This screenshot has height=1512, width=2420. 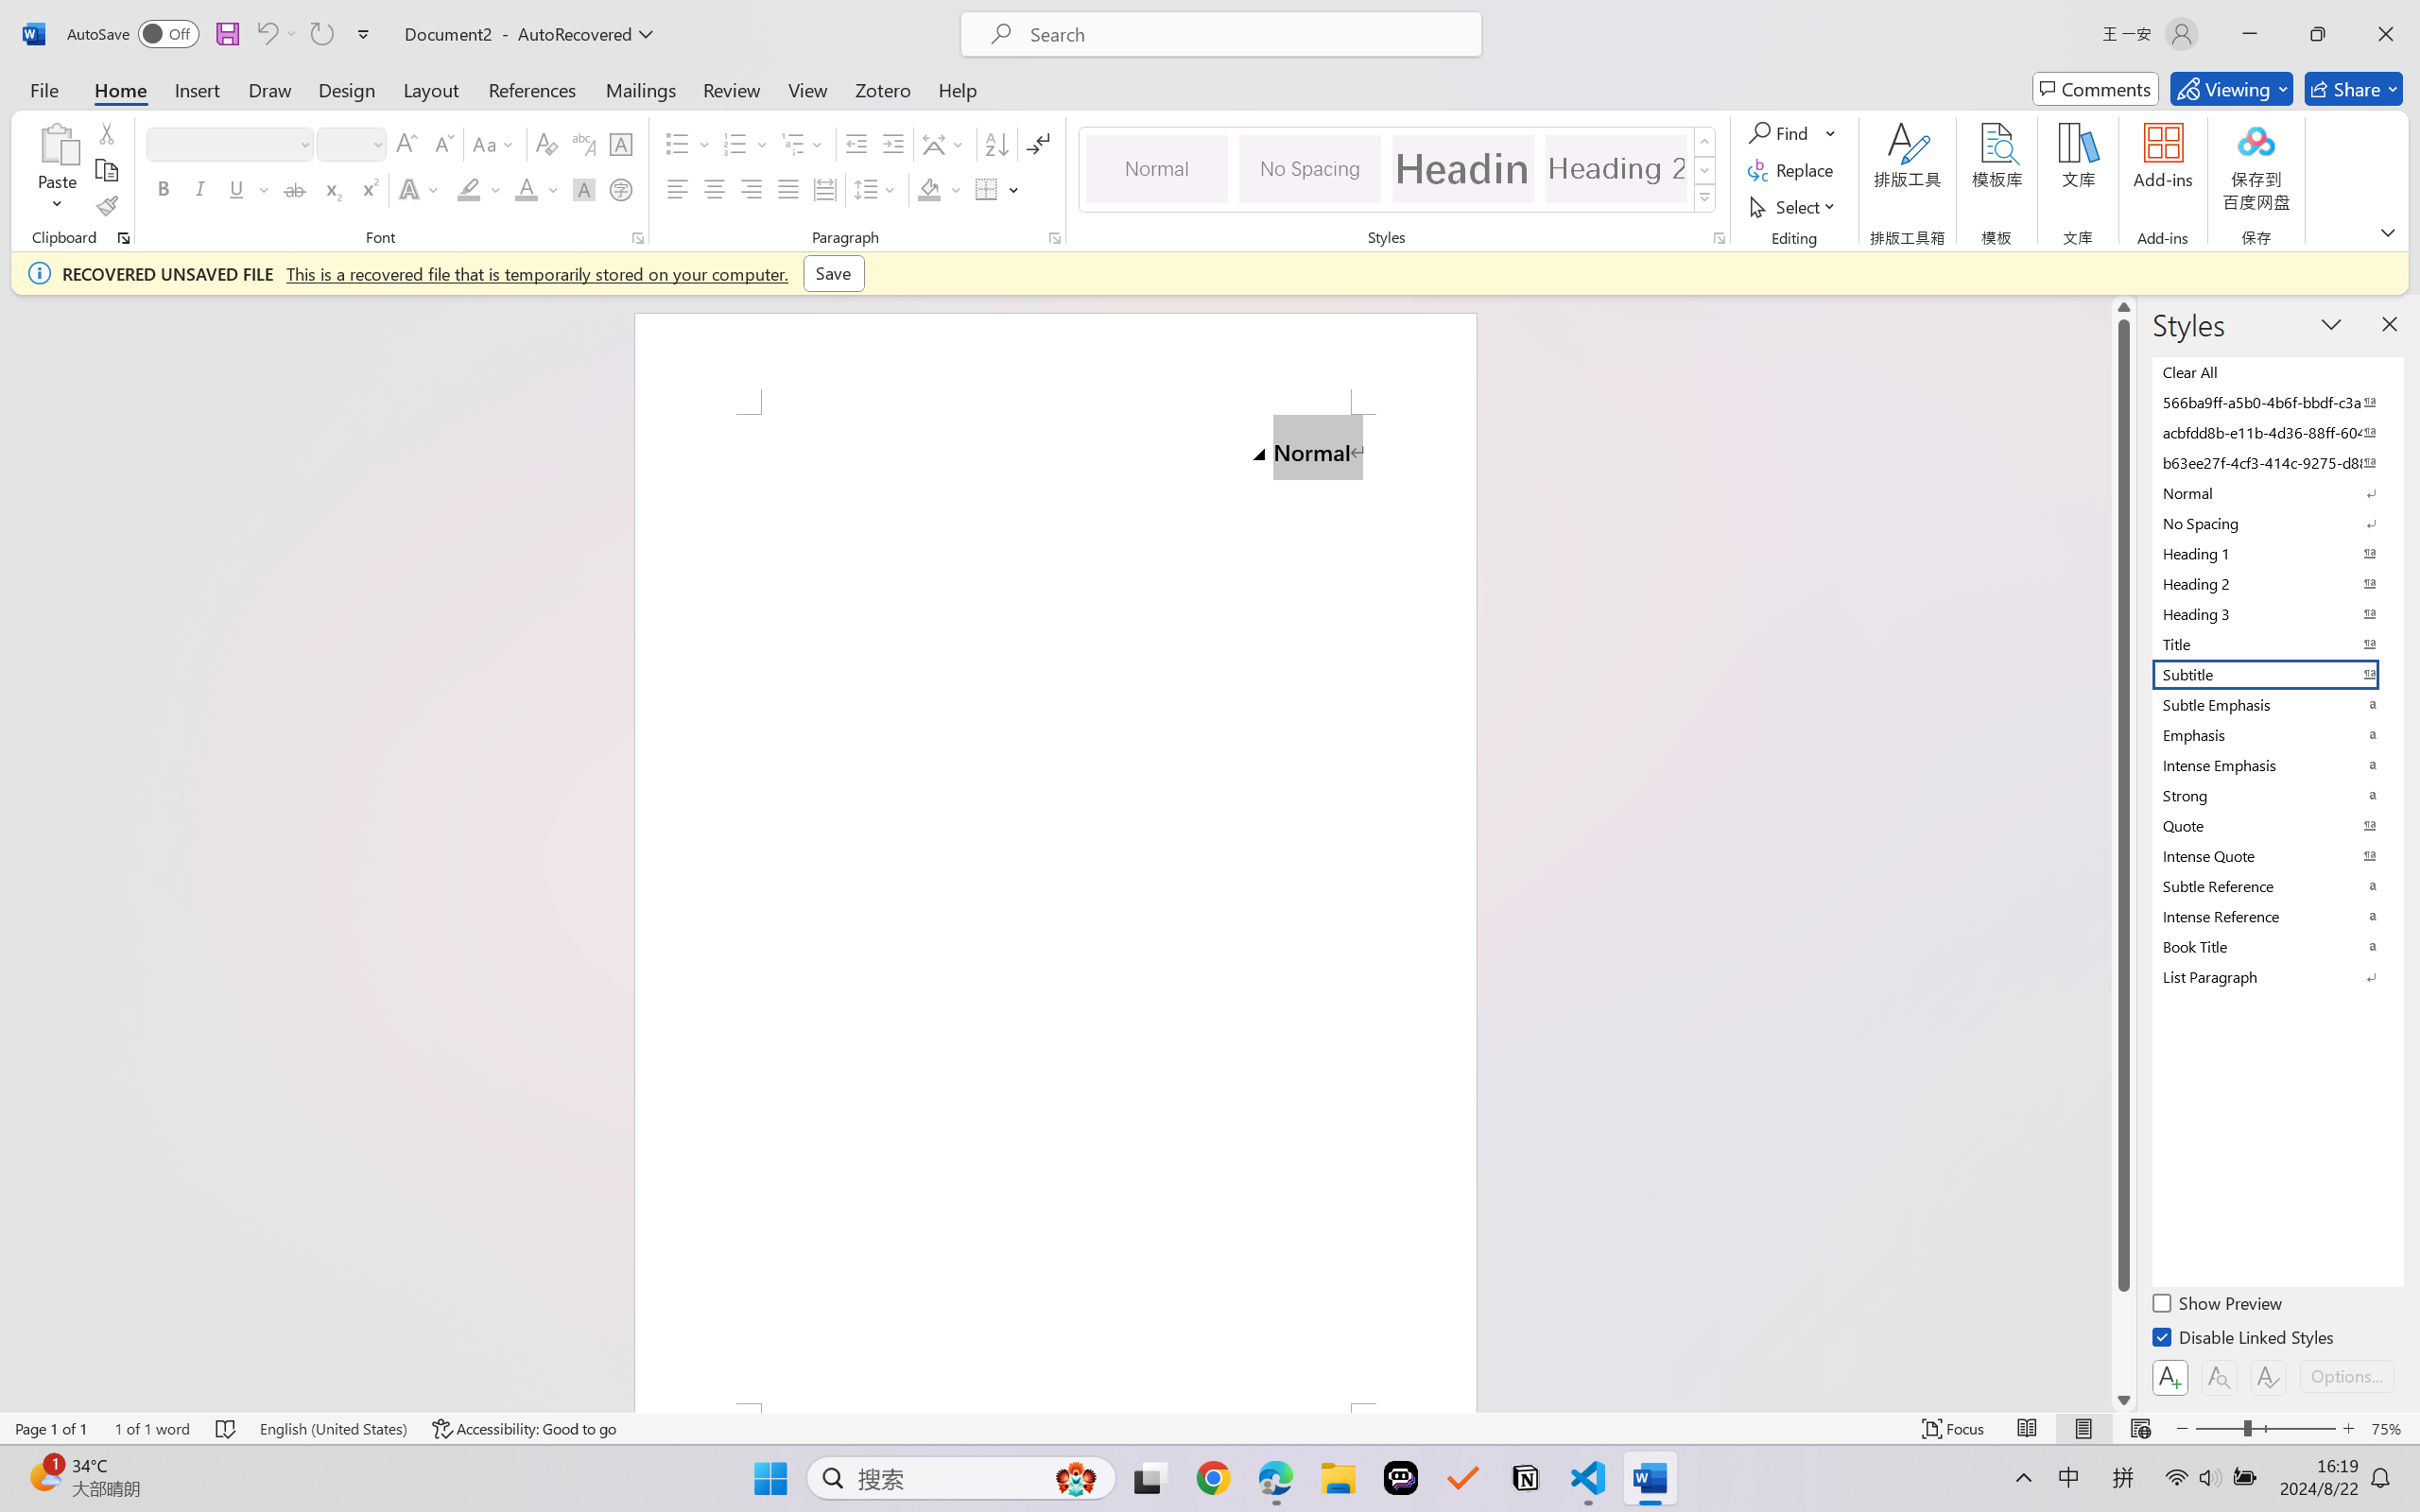 I want to click on 'Font Color', so click(x=536, y=188).